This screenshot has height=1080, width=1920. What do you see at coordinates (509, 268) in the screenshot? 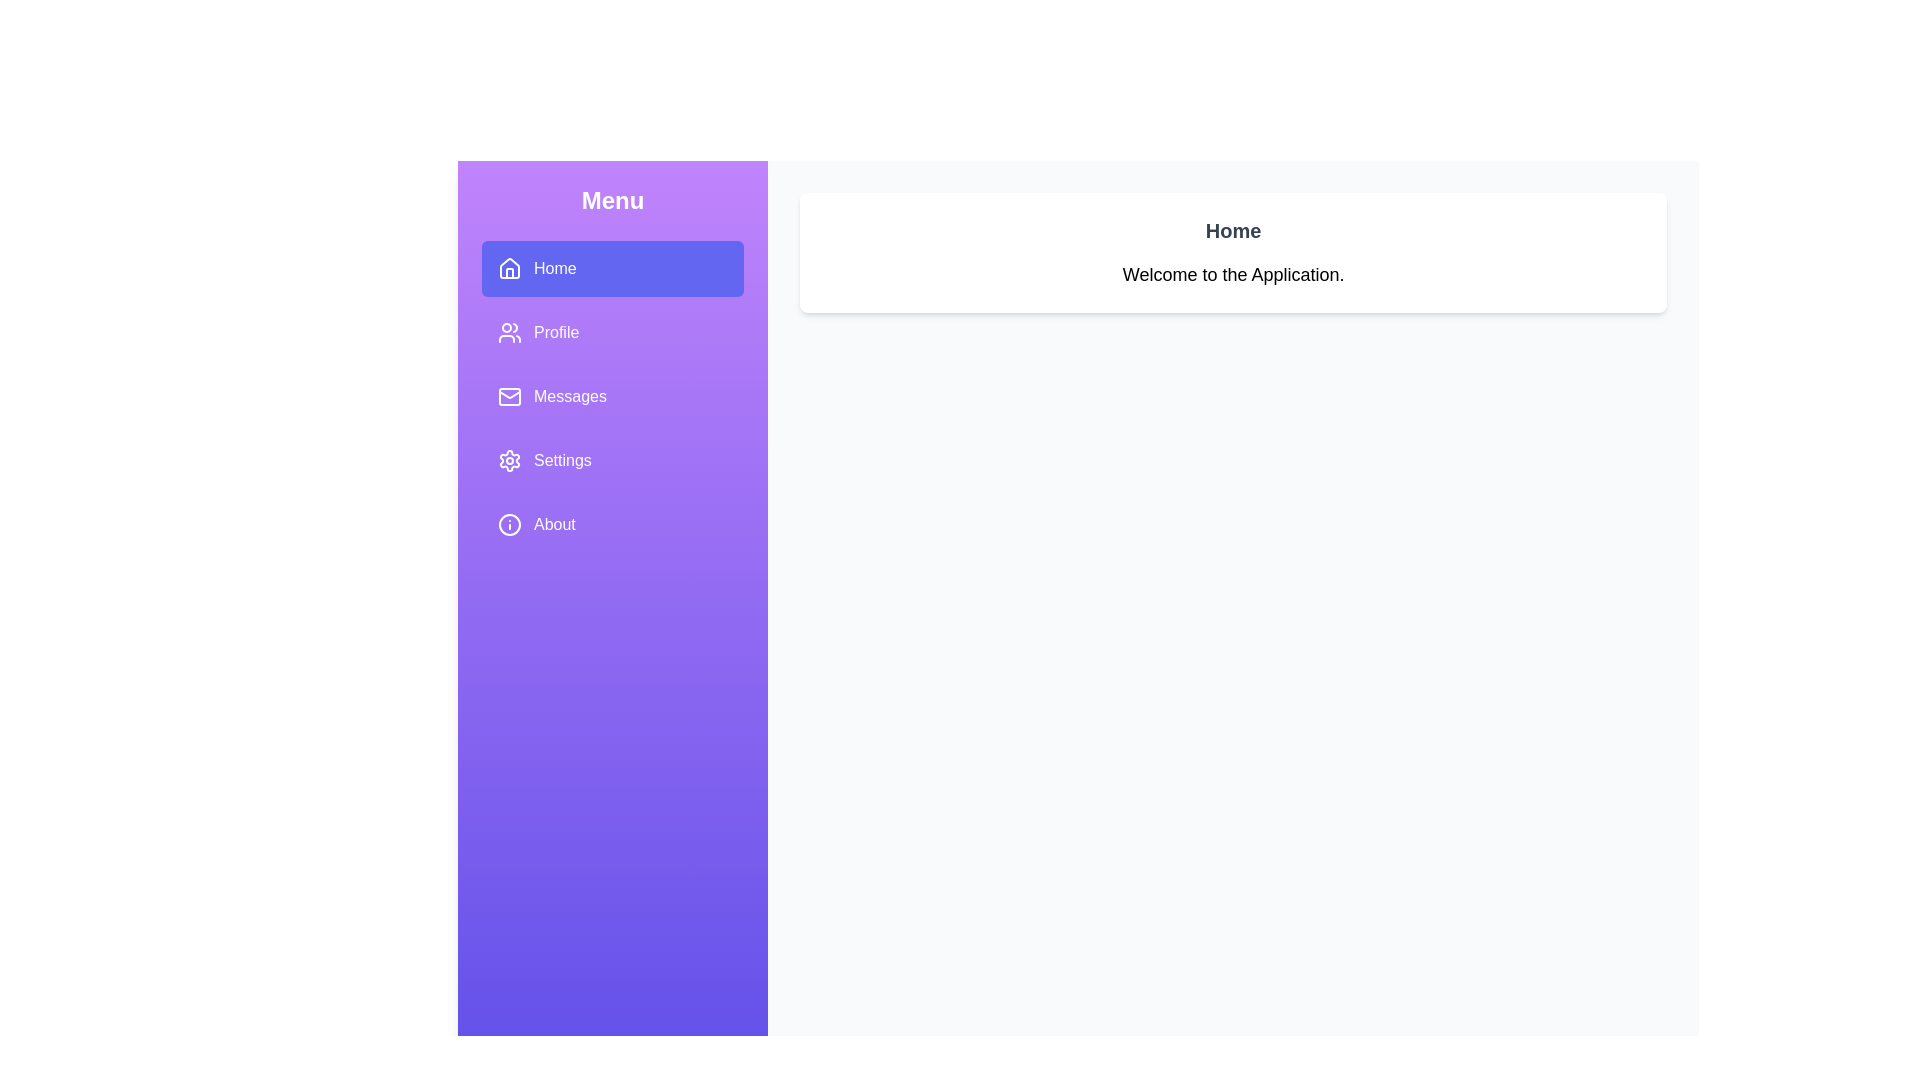
I see `the 'Home' menu icon located in the left sidebar, which serves as the entry point to the main page of the application` at bounding box center [509, 268].